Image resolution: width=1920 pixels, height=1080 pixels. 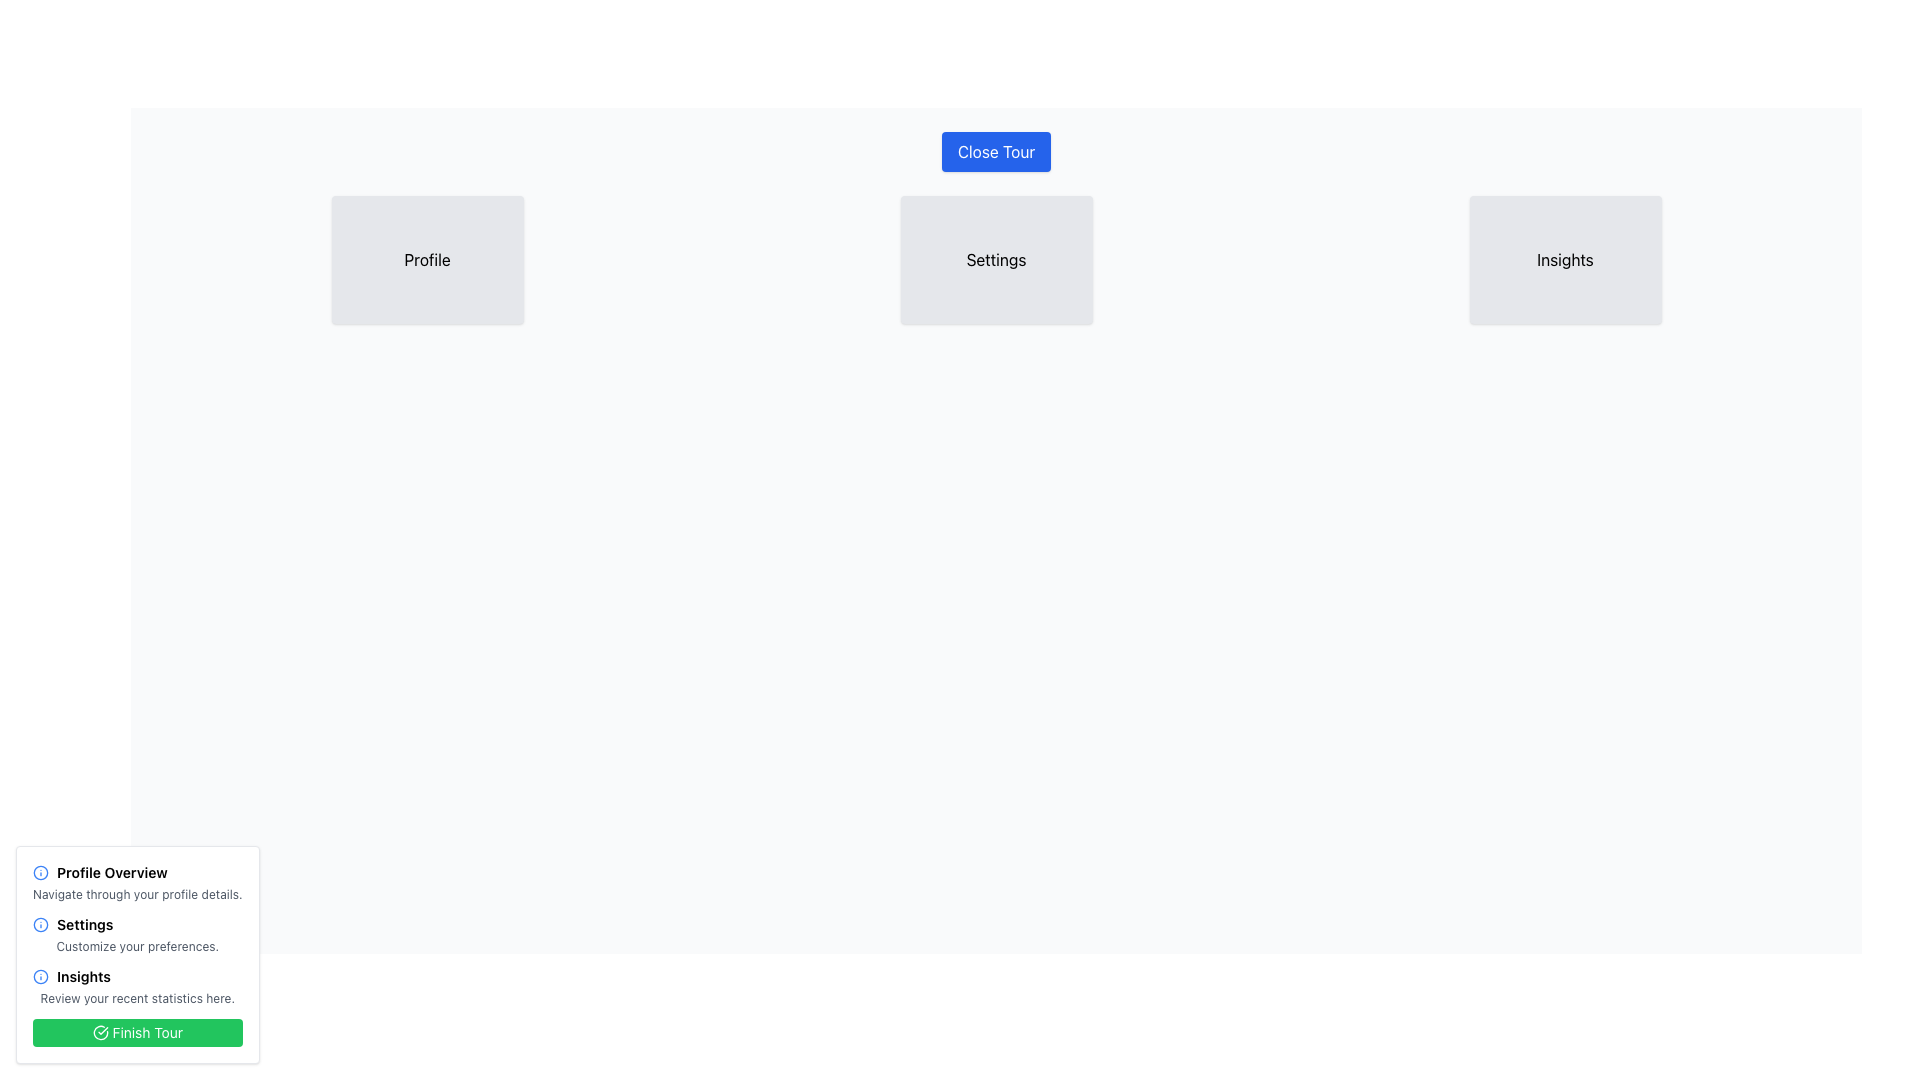 What do you see at coordinates (82, 975) in the screenshot?
I see `the 'Insights' title label in the popup, which is the third item in the vertical list containing 'Profile Overview' and 'Settings'` at bounding box center [82, 975].